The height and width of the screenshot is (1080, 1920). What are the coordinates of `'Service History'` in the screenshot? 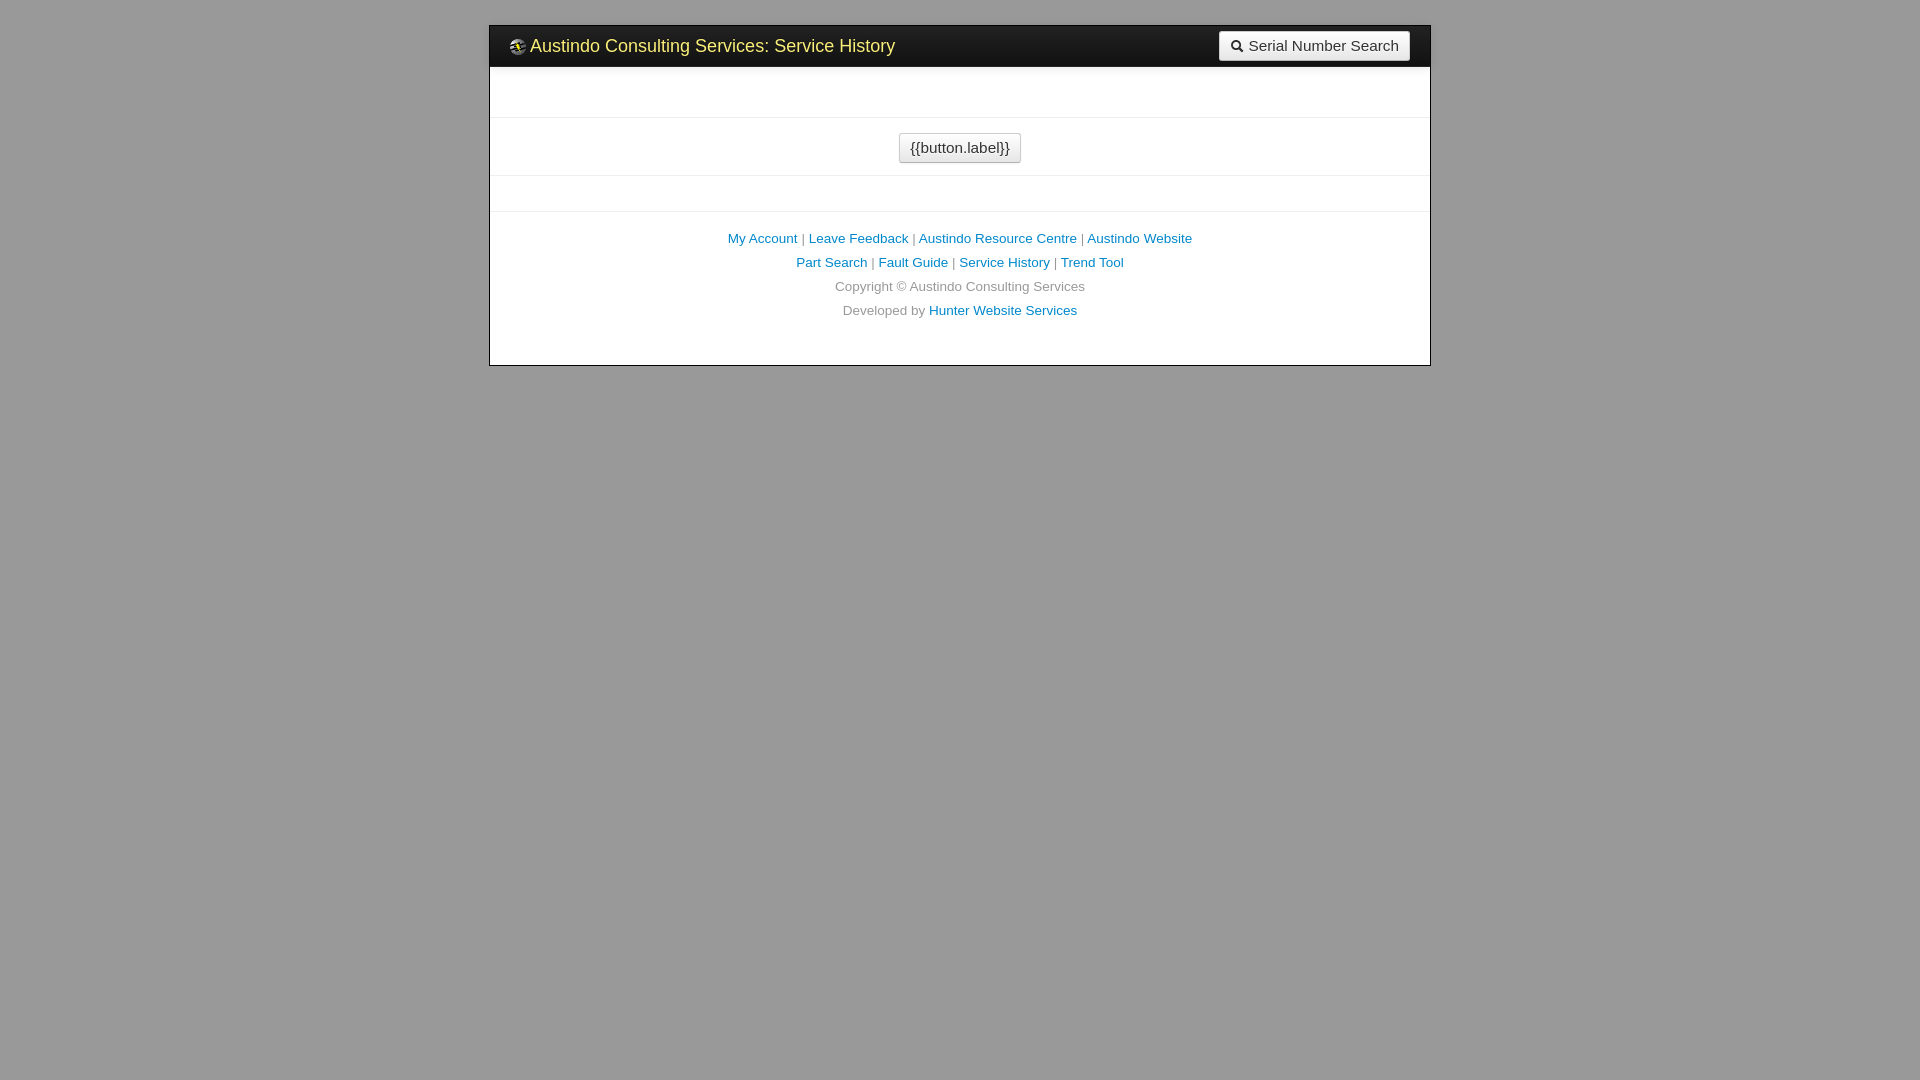 It's located at (1004, 261).